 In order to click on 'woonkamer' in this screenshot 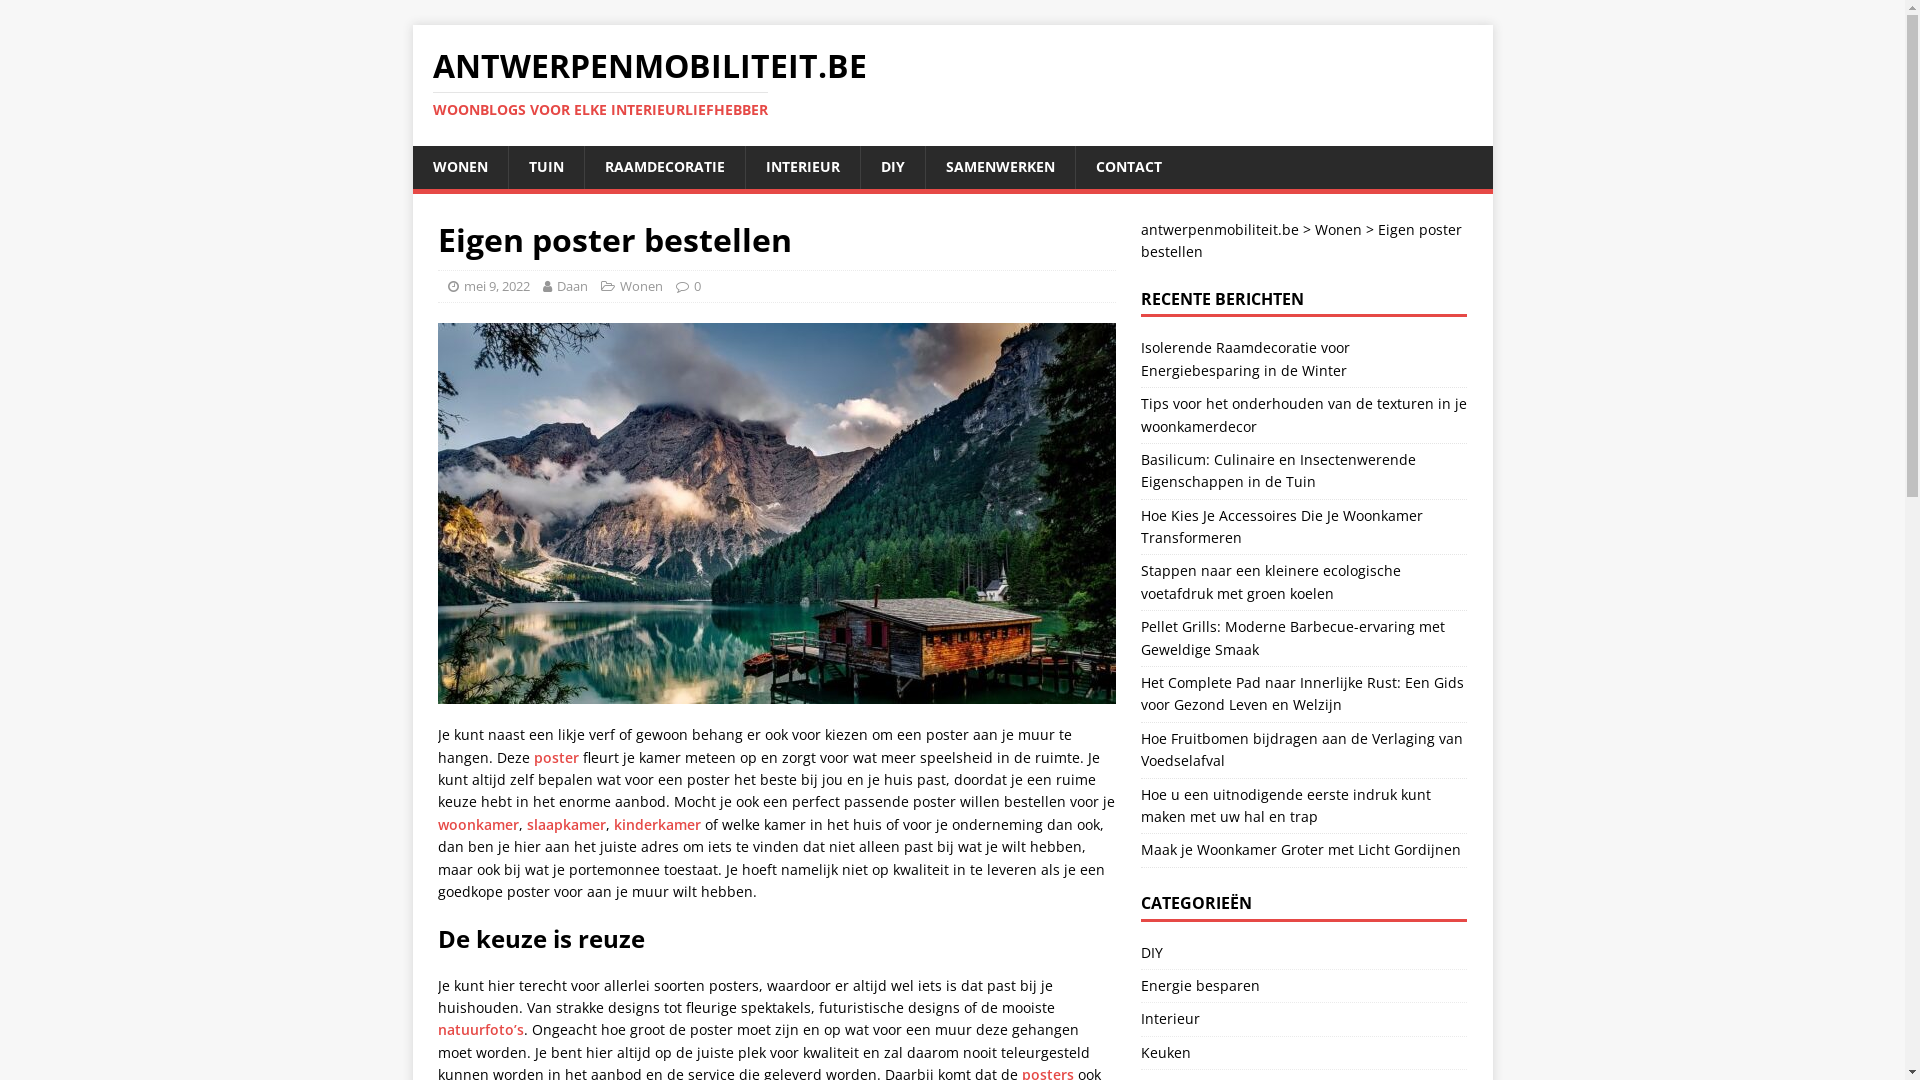, I will do `click(436, 824)`.